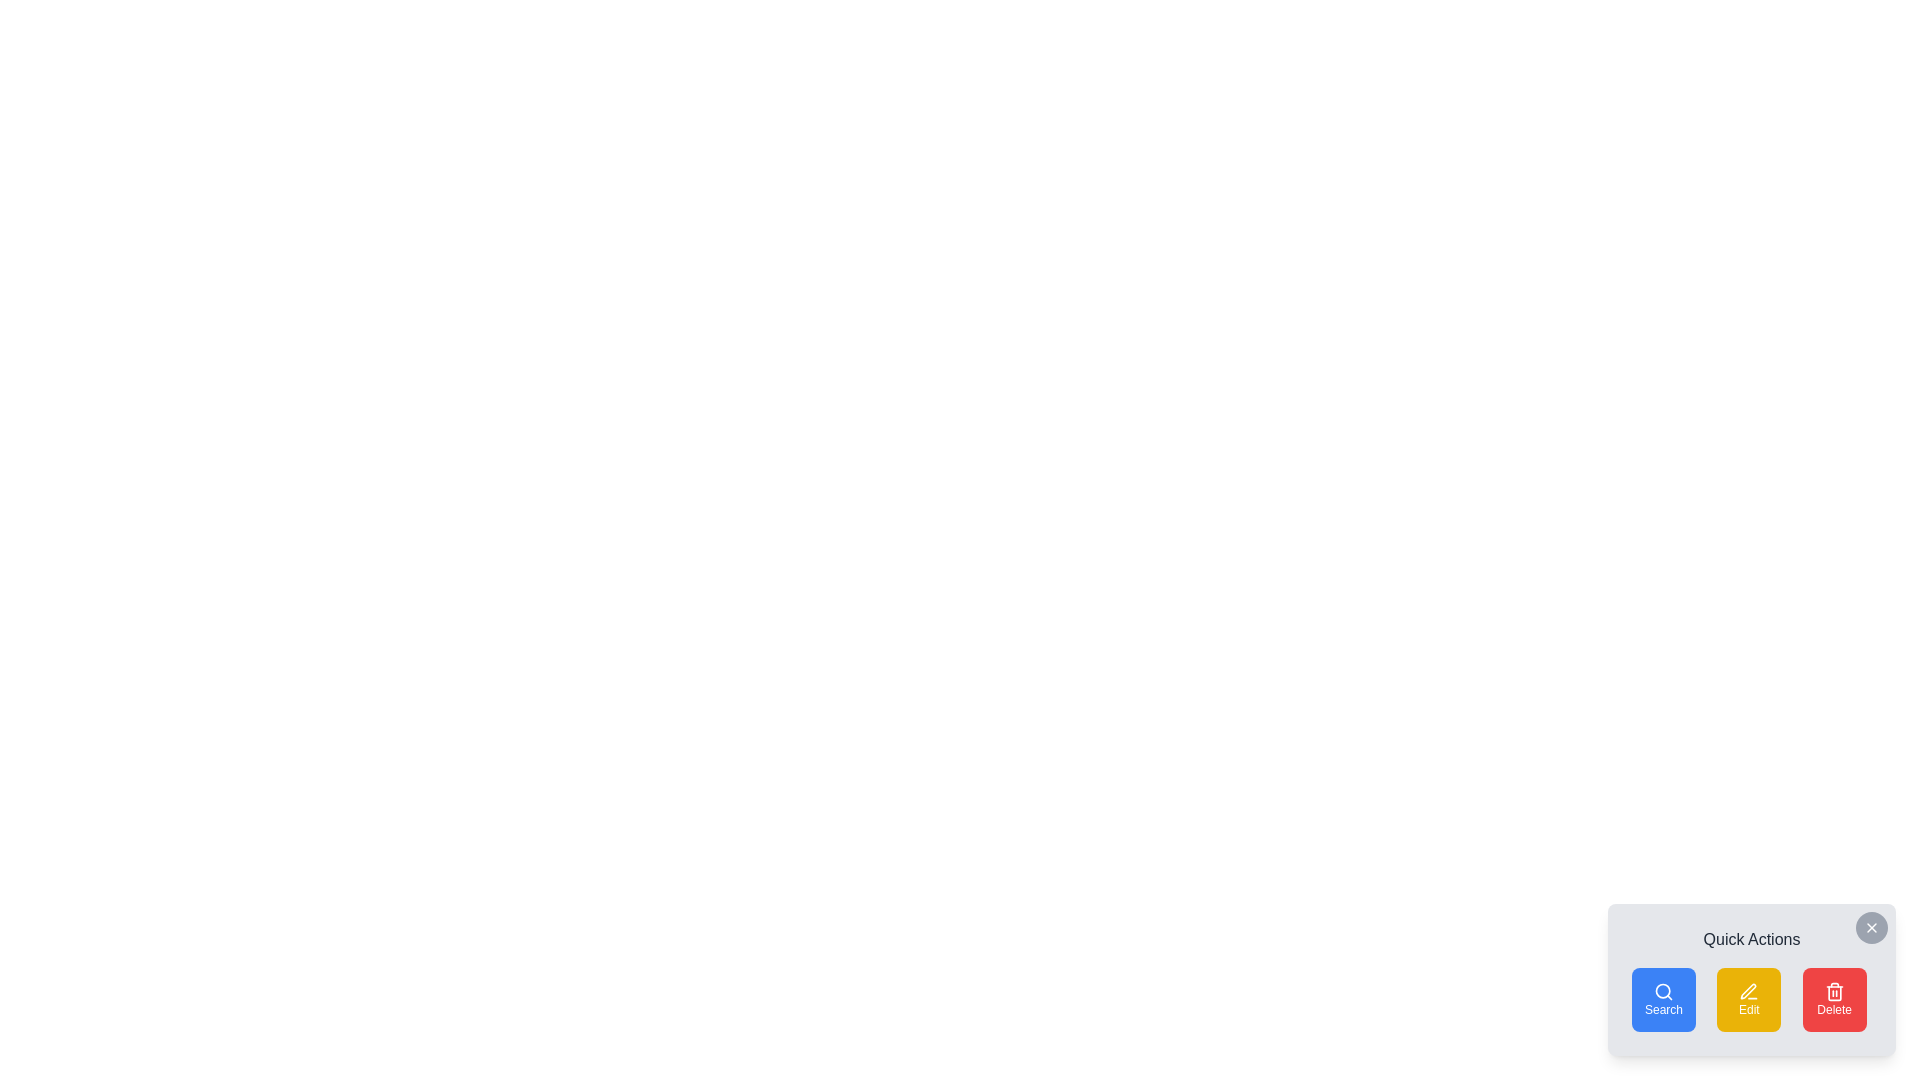 The image size is (1920, 1080). What do you see at coordinates (1664, 1010) in the screenshot?
I see `the 'Search' text label` at bounding box center [1664, 1010].